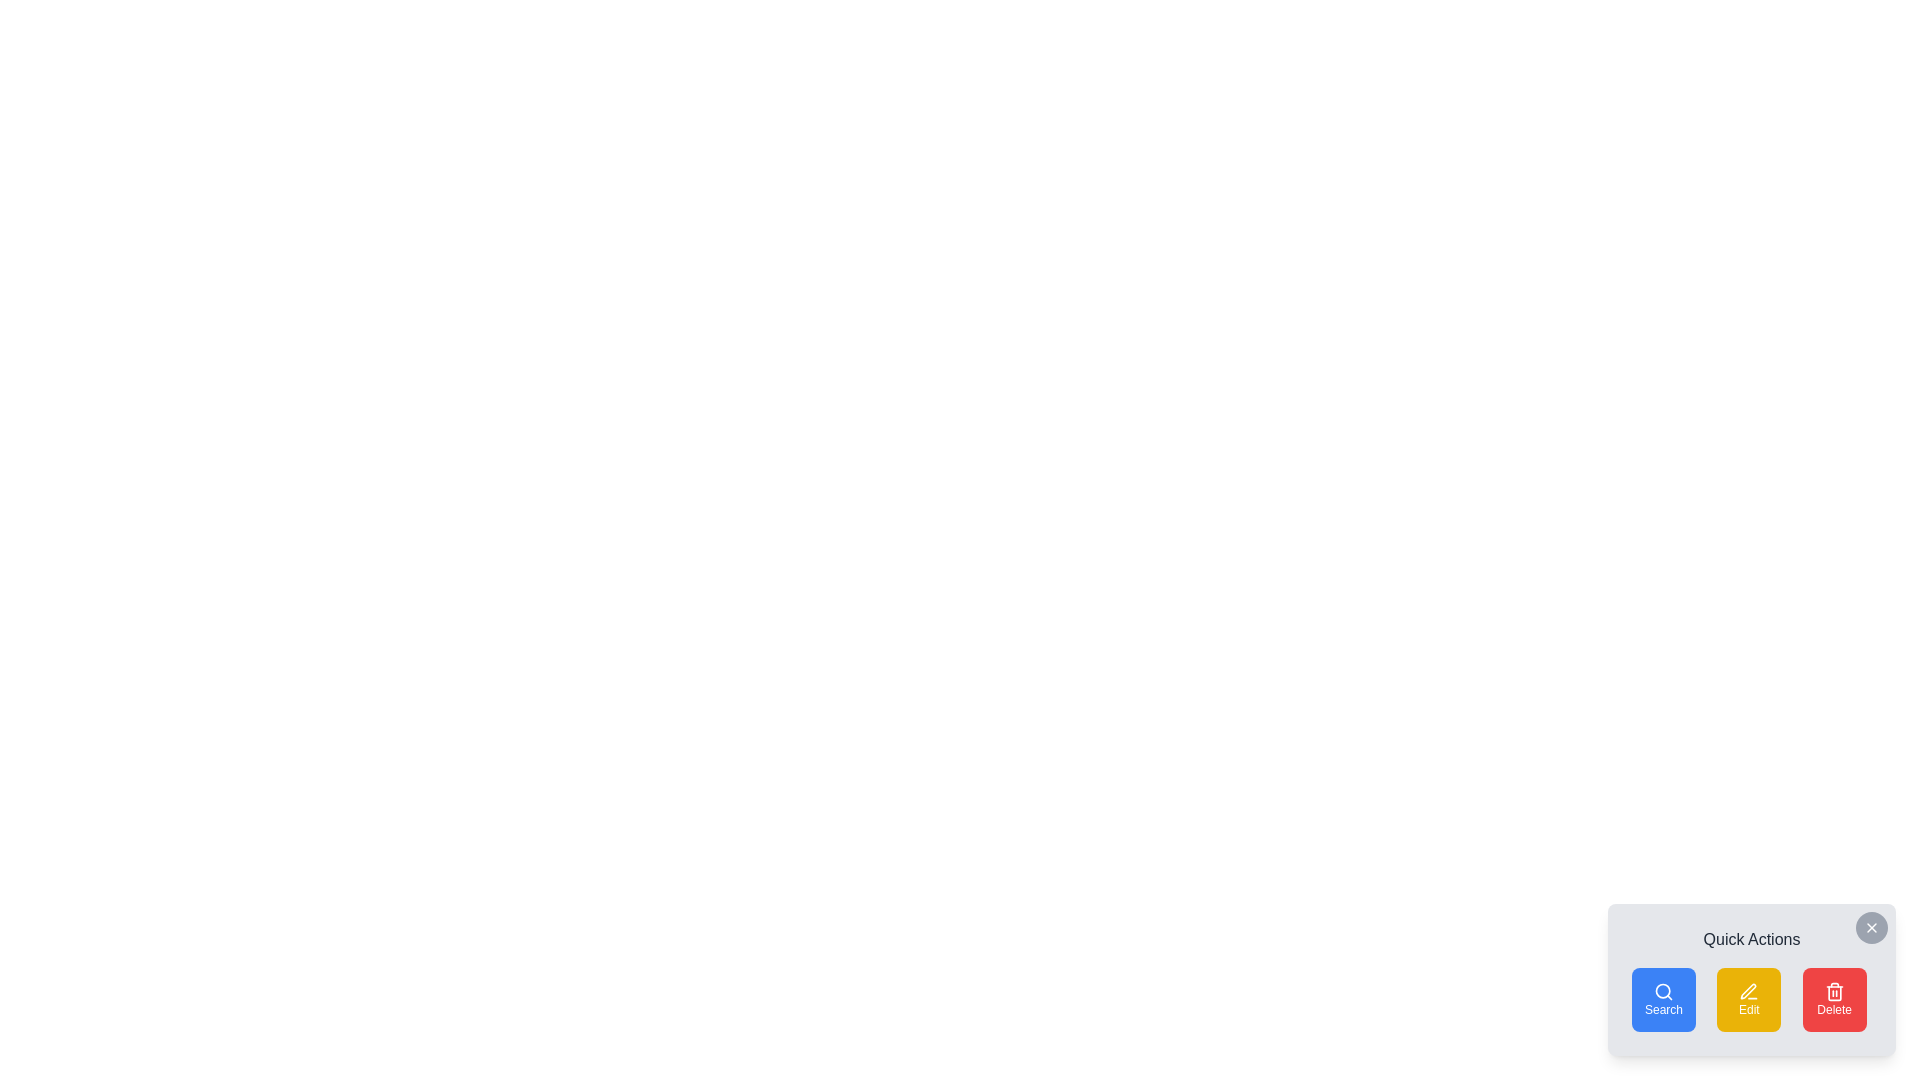 The image size is (1920, 1080). What do you see at coordinates (1664, 1010) in the screenshot?
I see `the 'Search' text label` at bounding box center [1664, 1010].